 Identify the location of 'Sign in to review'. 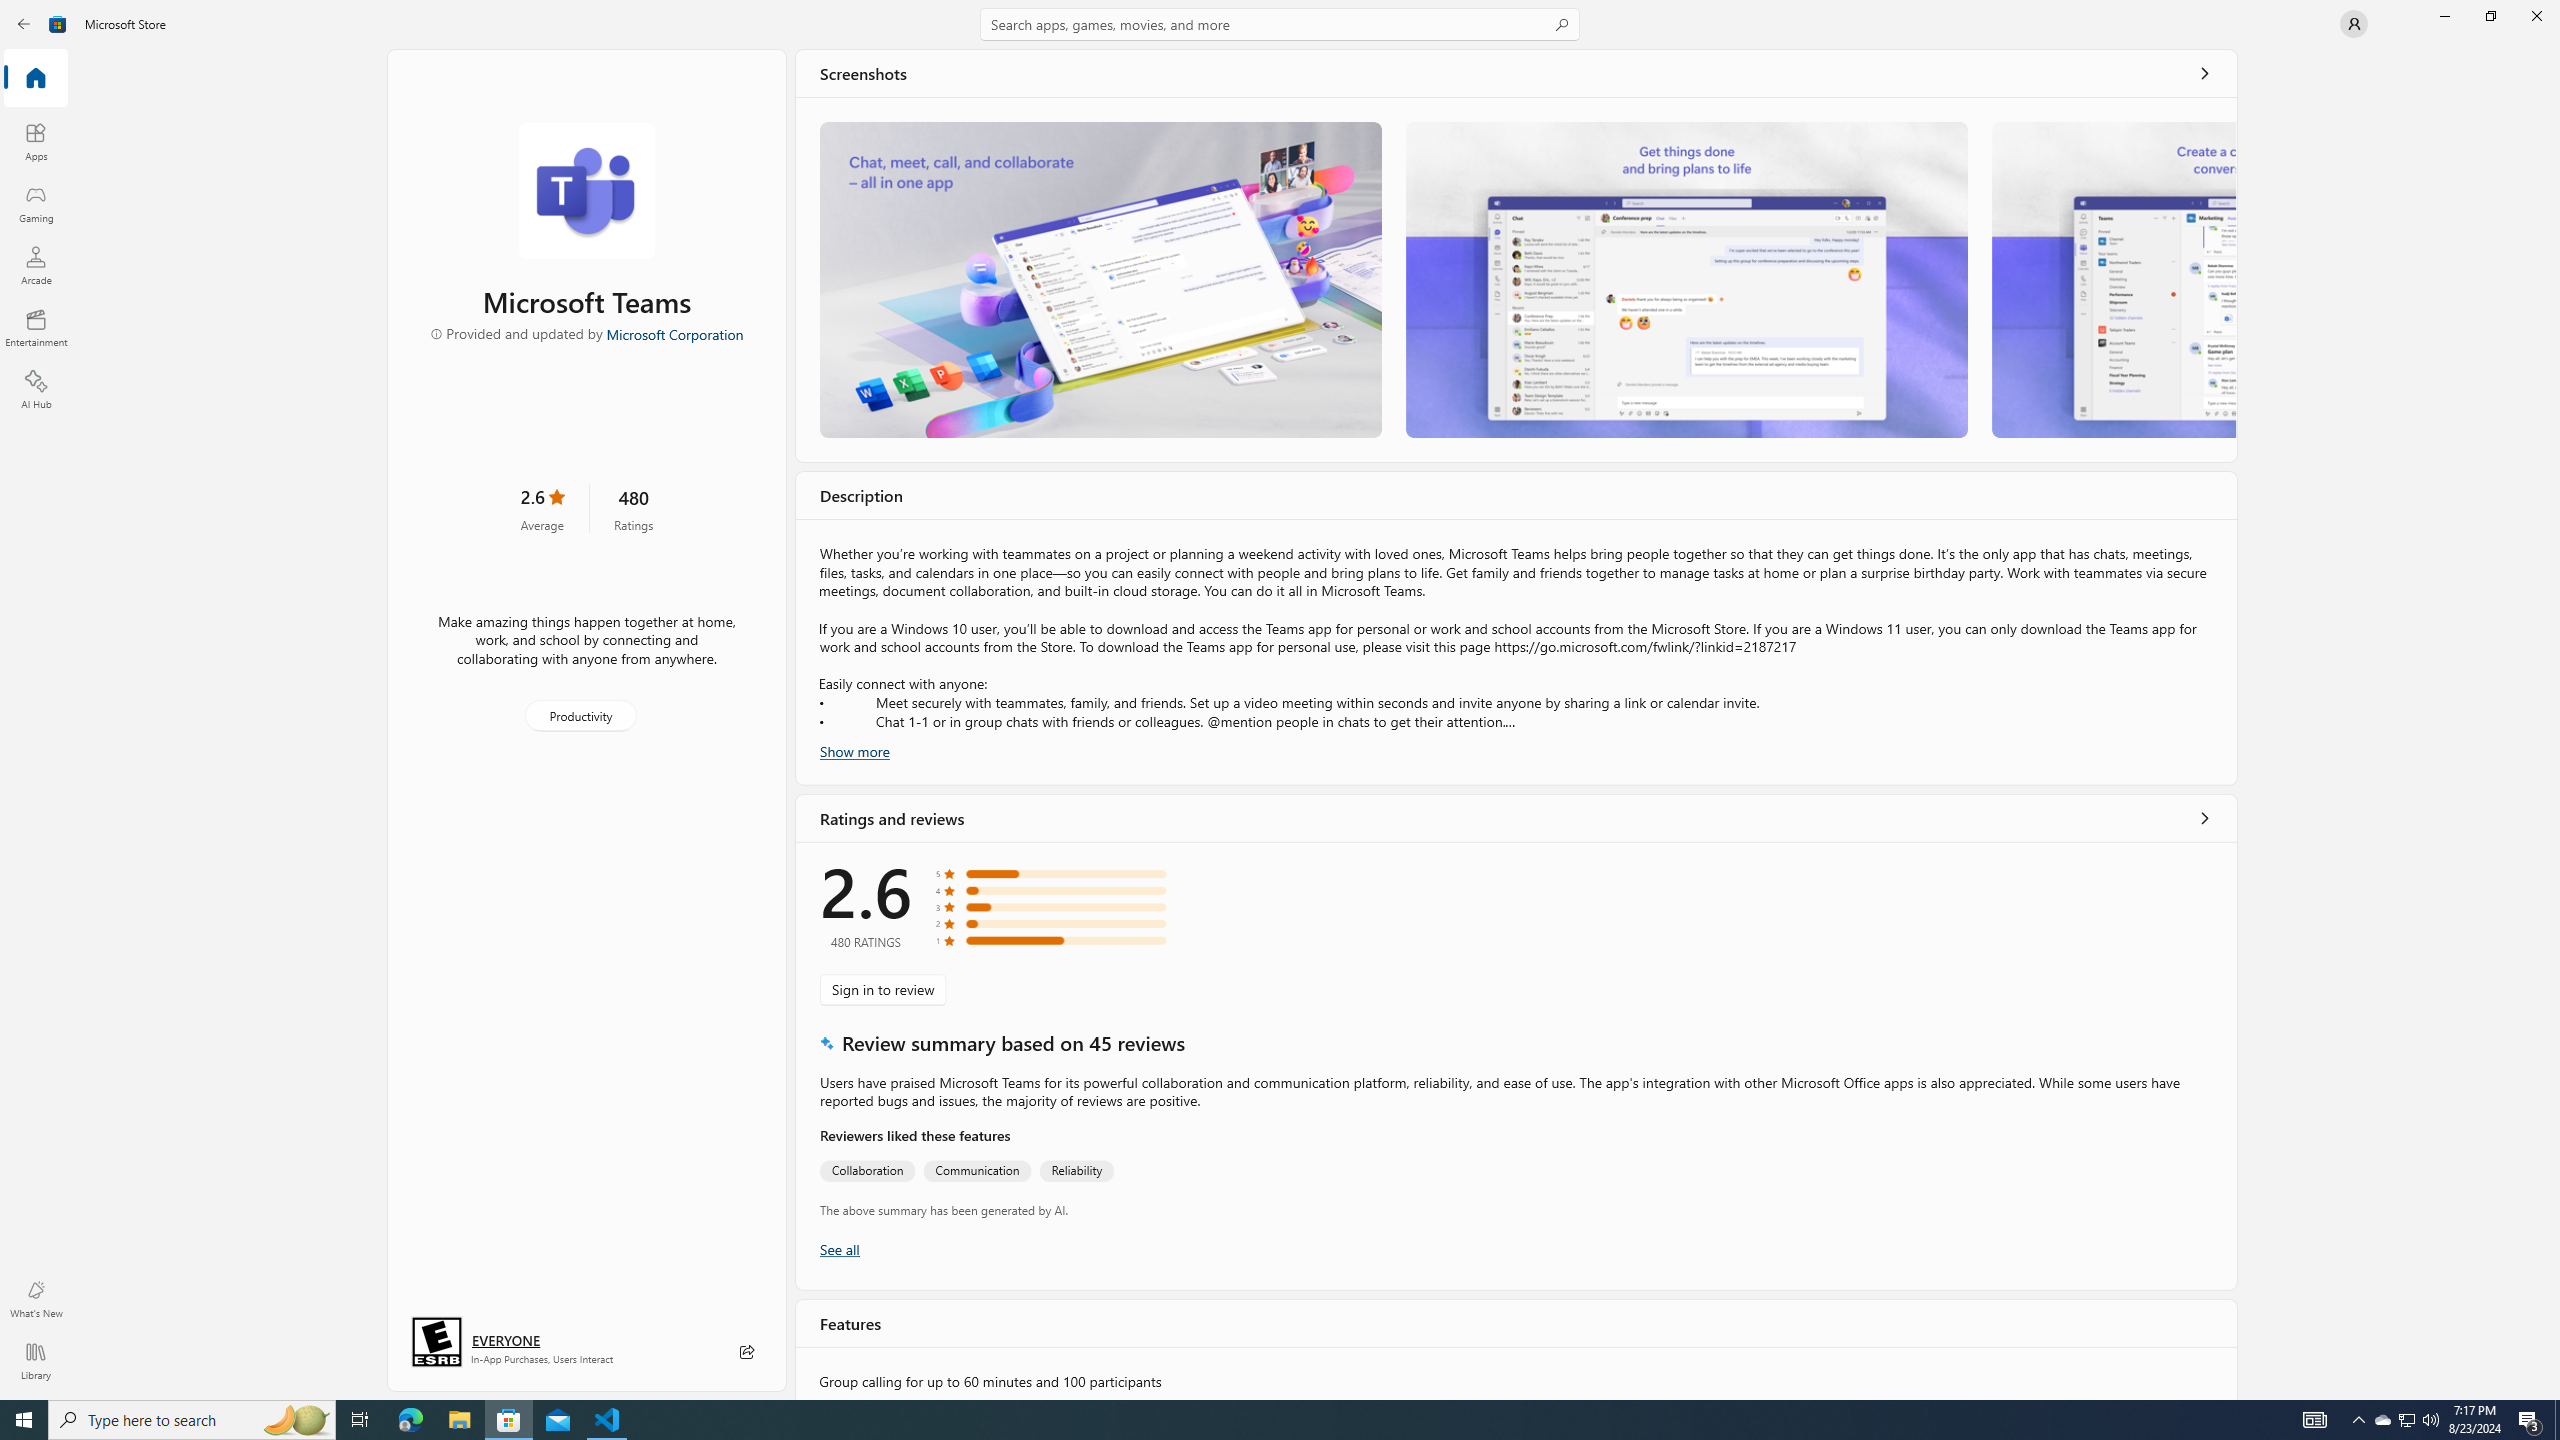
(882, 988).